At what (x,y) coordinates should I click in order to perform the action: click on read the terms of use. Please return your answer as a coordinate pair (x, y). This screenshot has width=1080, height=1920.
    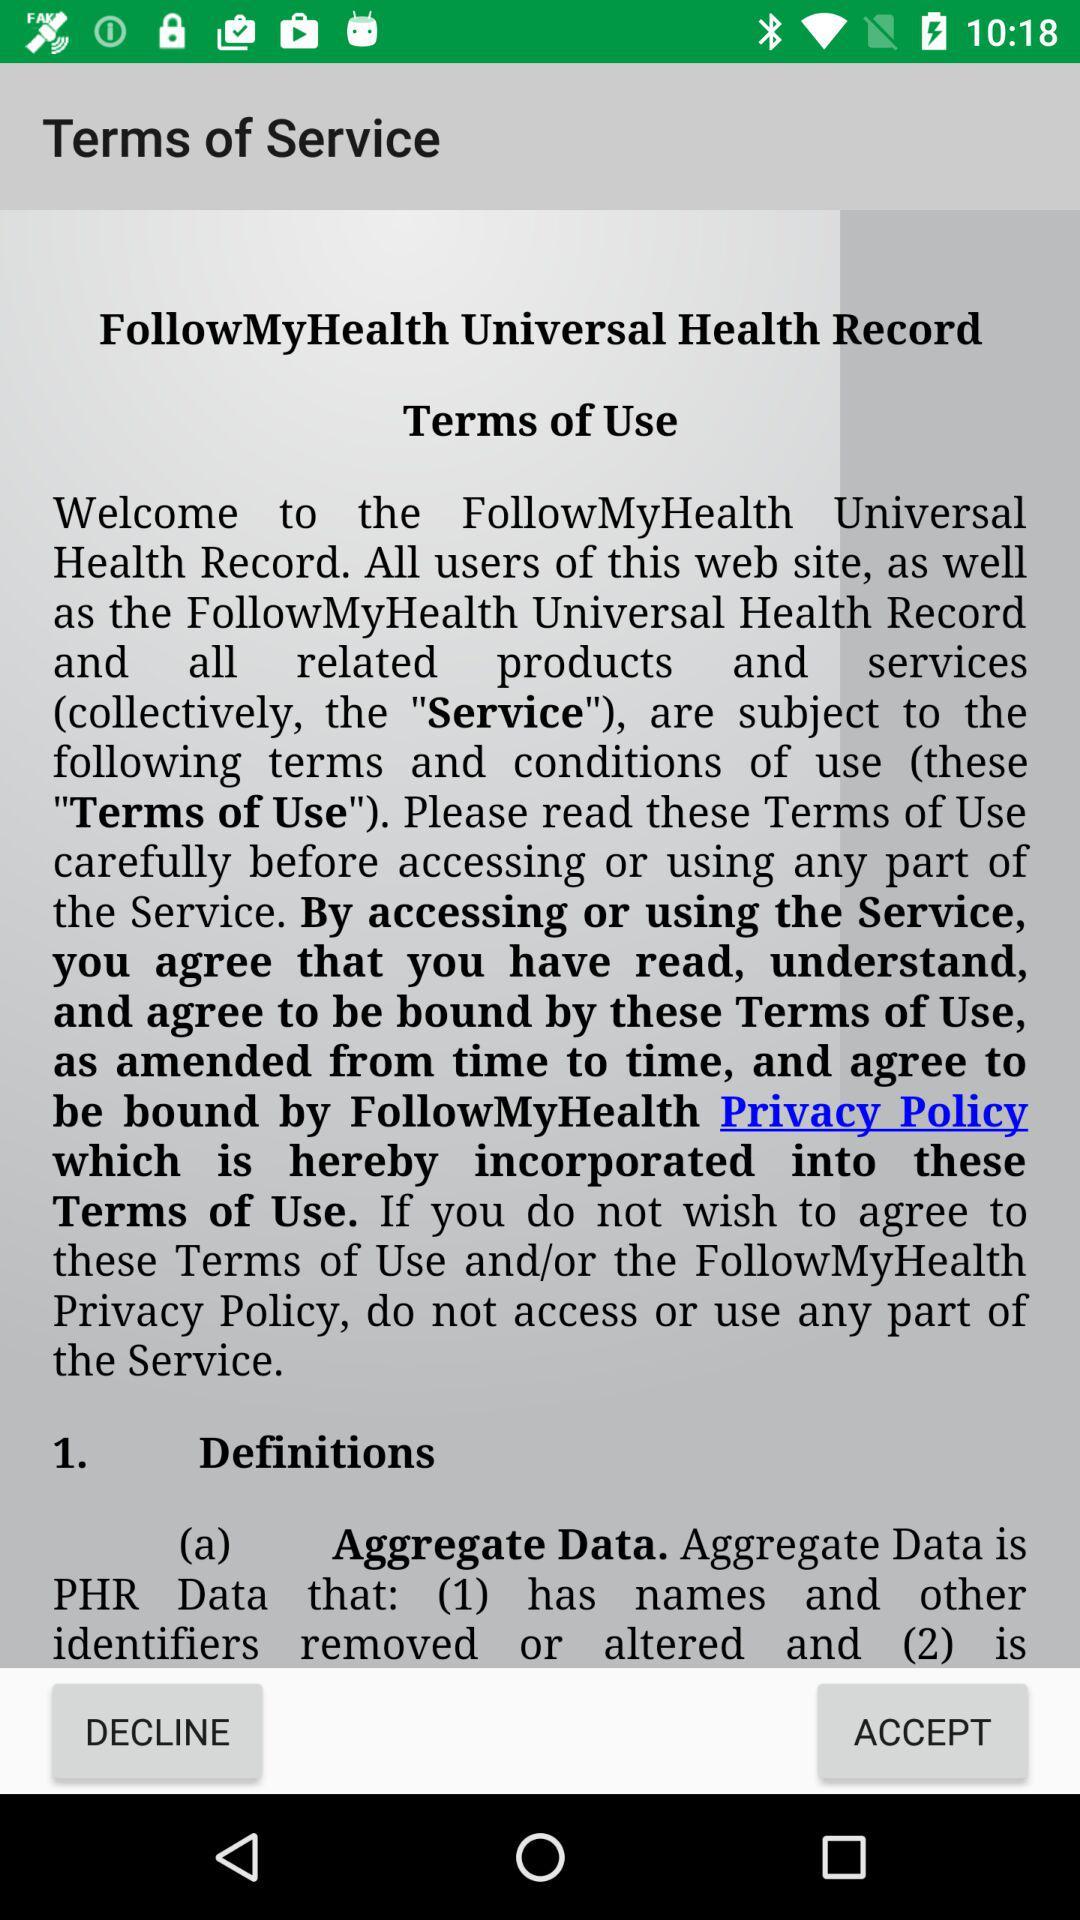
    Looking at the image, I should click on (540, 938).